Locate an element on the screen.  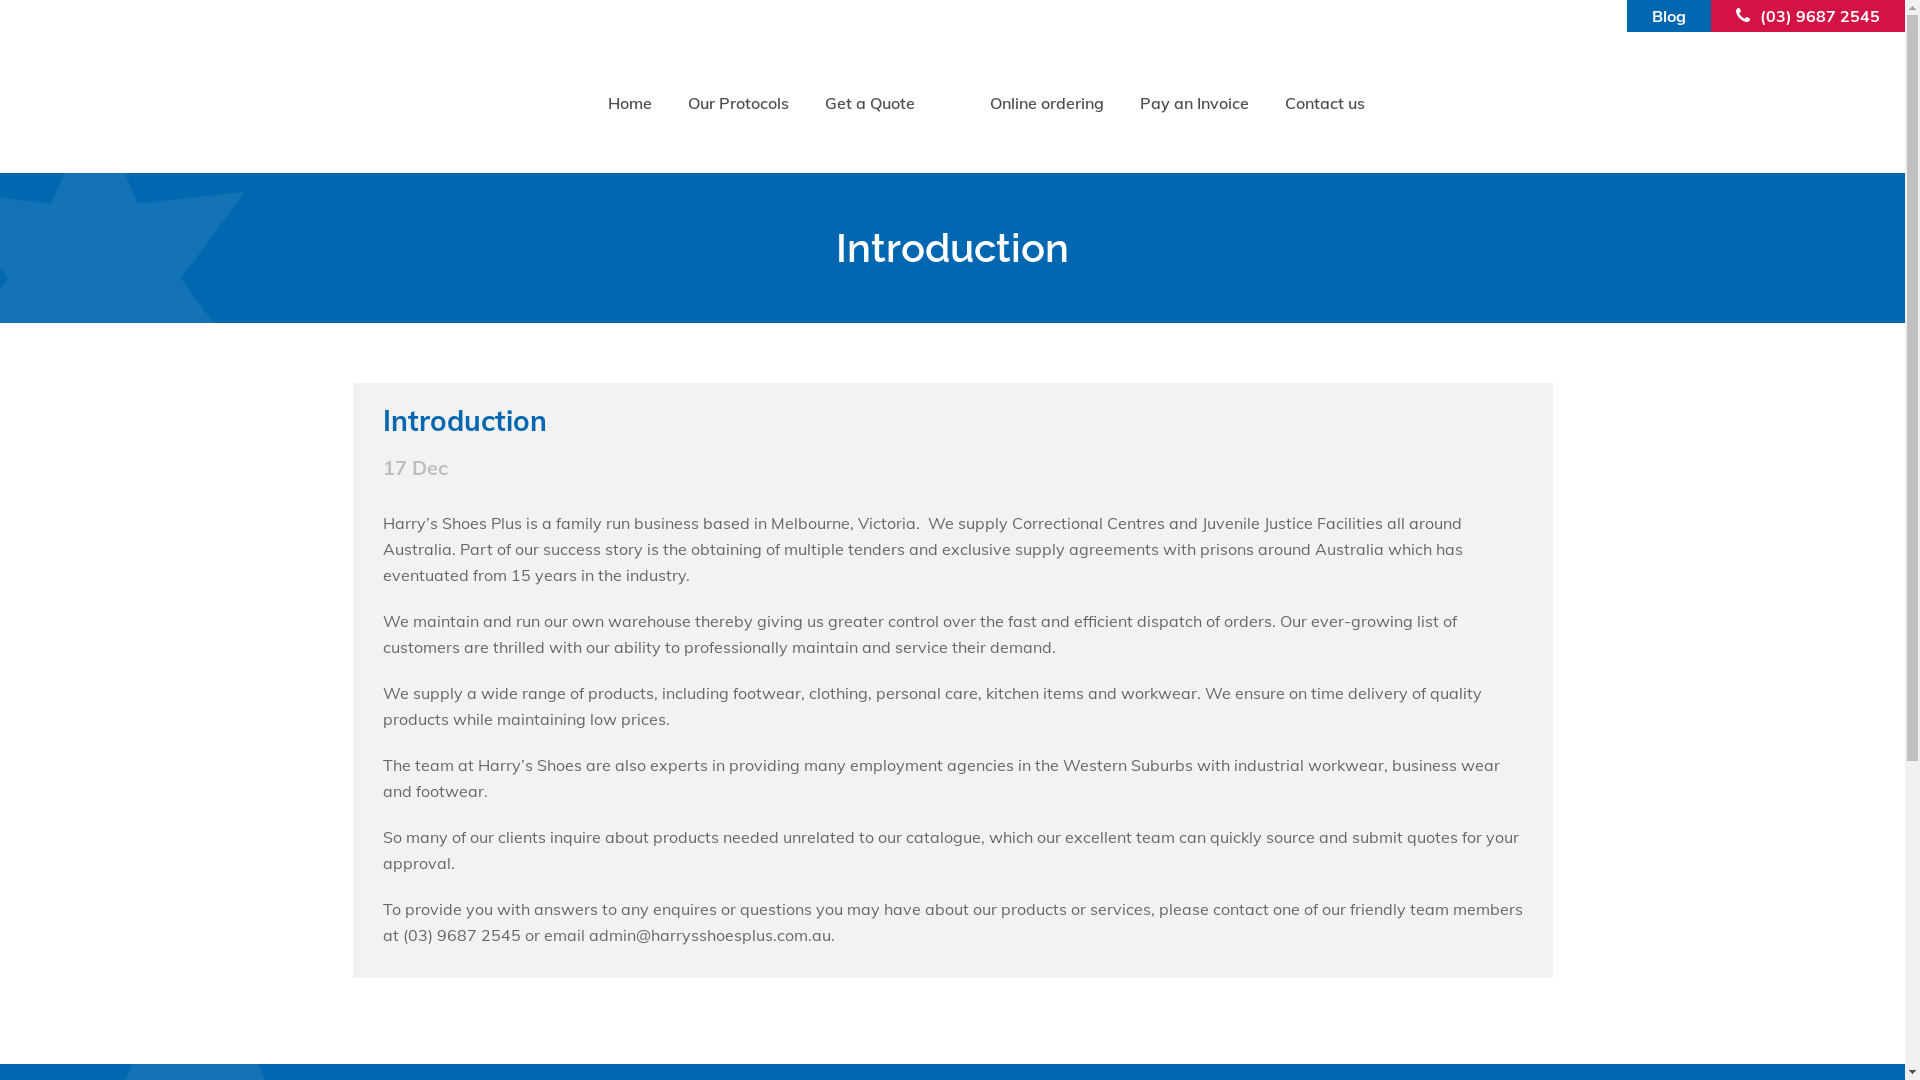
'(03) 9687 2545' is located at coordinates (1760, 15).